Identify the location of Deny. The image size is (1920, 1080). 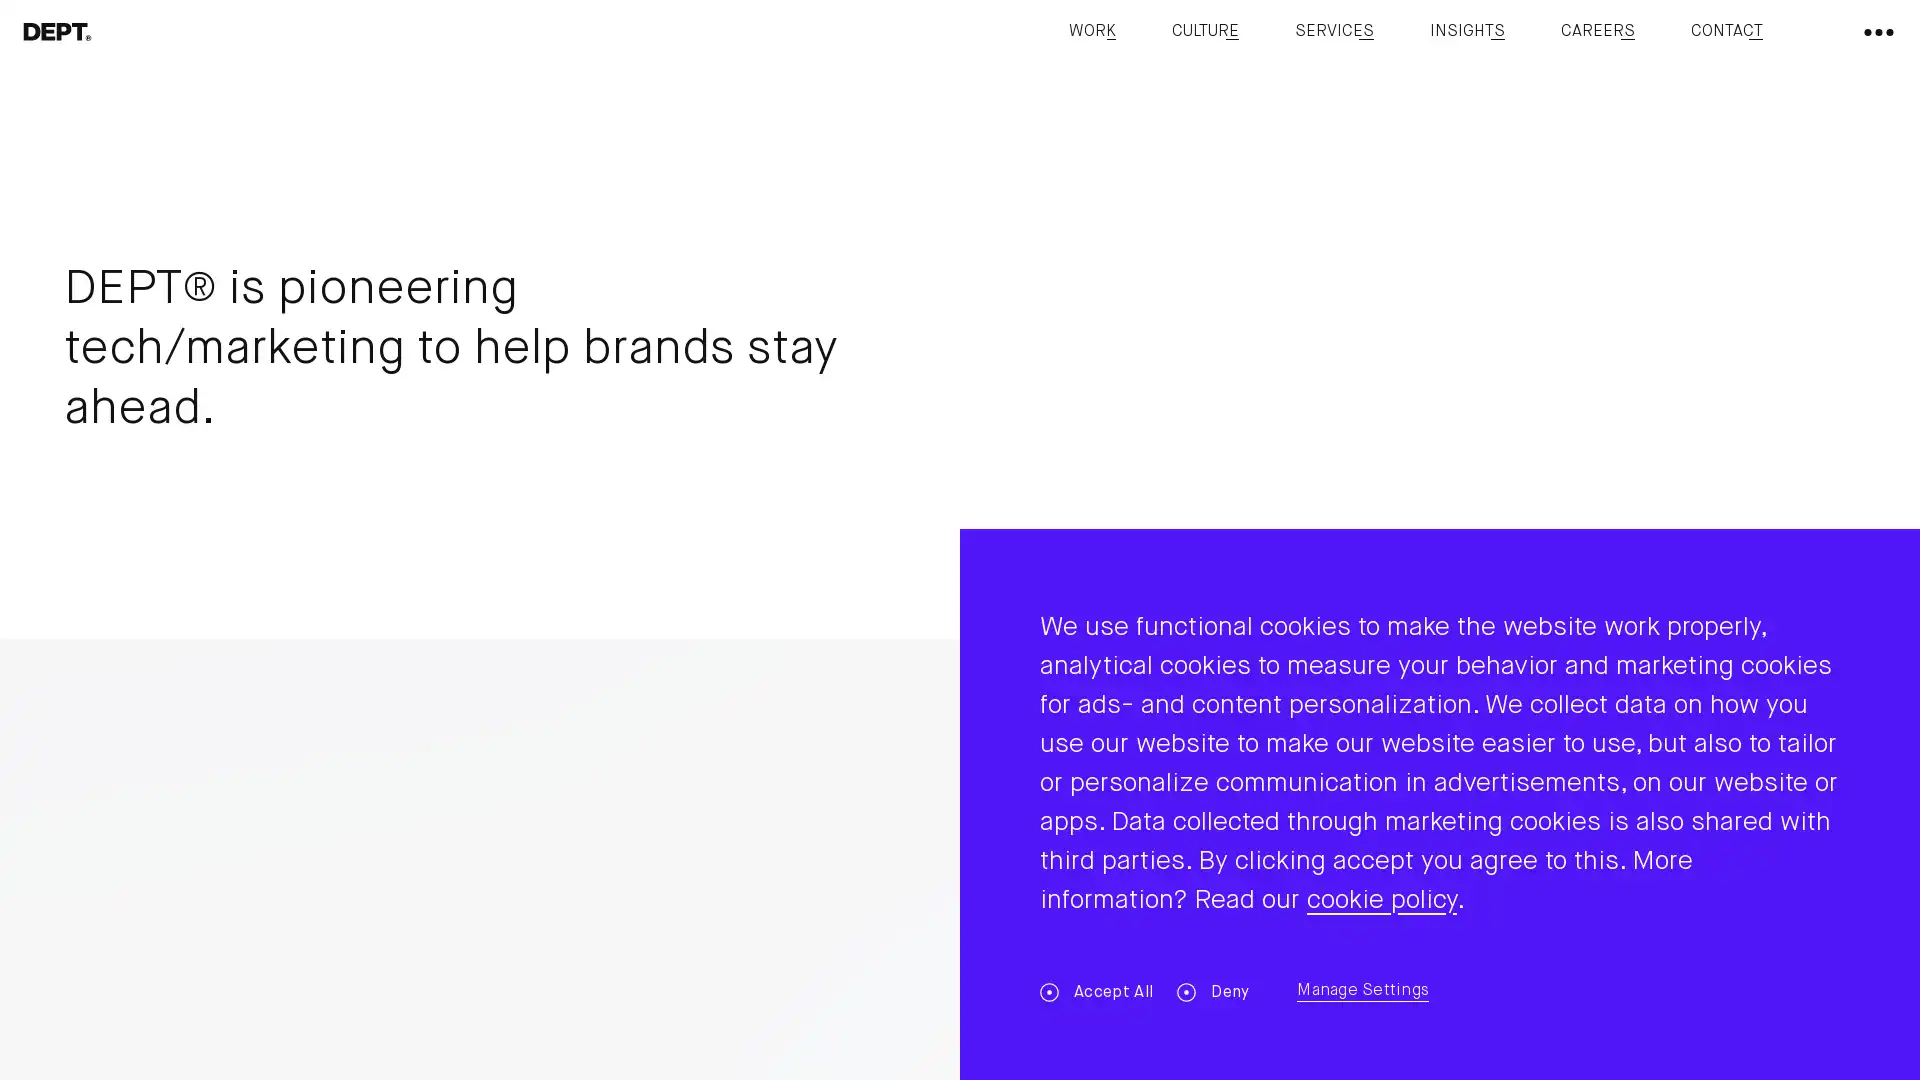
(1212, 992).